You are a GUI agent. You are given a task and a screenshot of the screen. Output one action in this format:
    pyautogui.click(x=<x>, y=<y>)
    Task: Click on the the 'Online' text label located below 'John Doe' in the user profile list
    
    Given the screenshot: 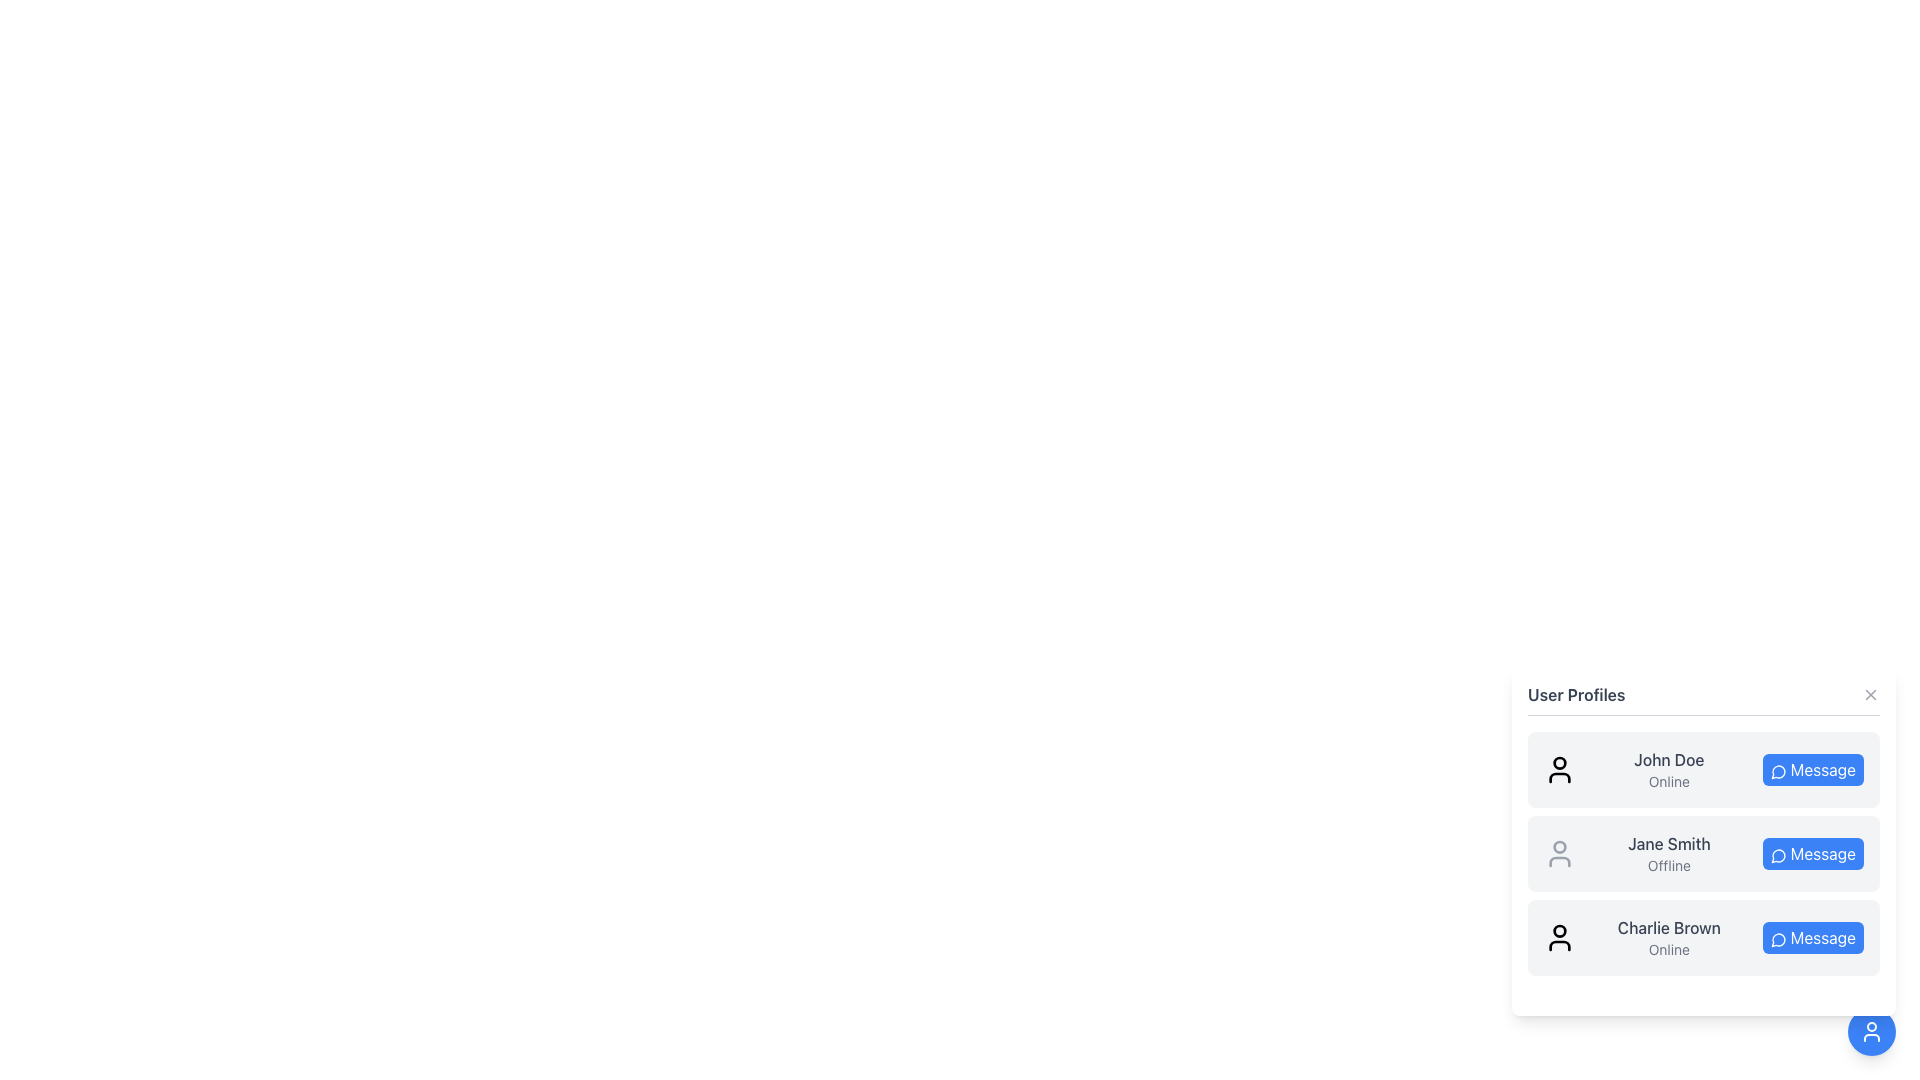 What is the action you would take?
    pyautogui.click(x=1669, y=781)
    